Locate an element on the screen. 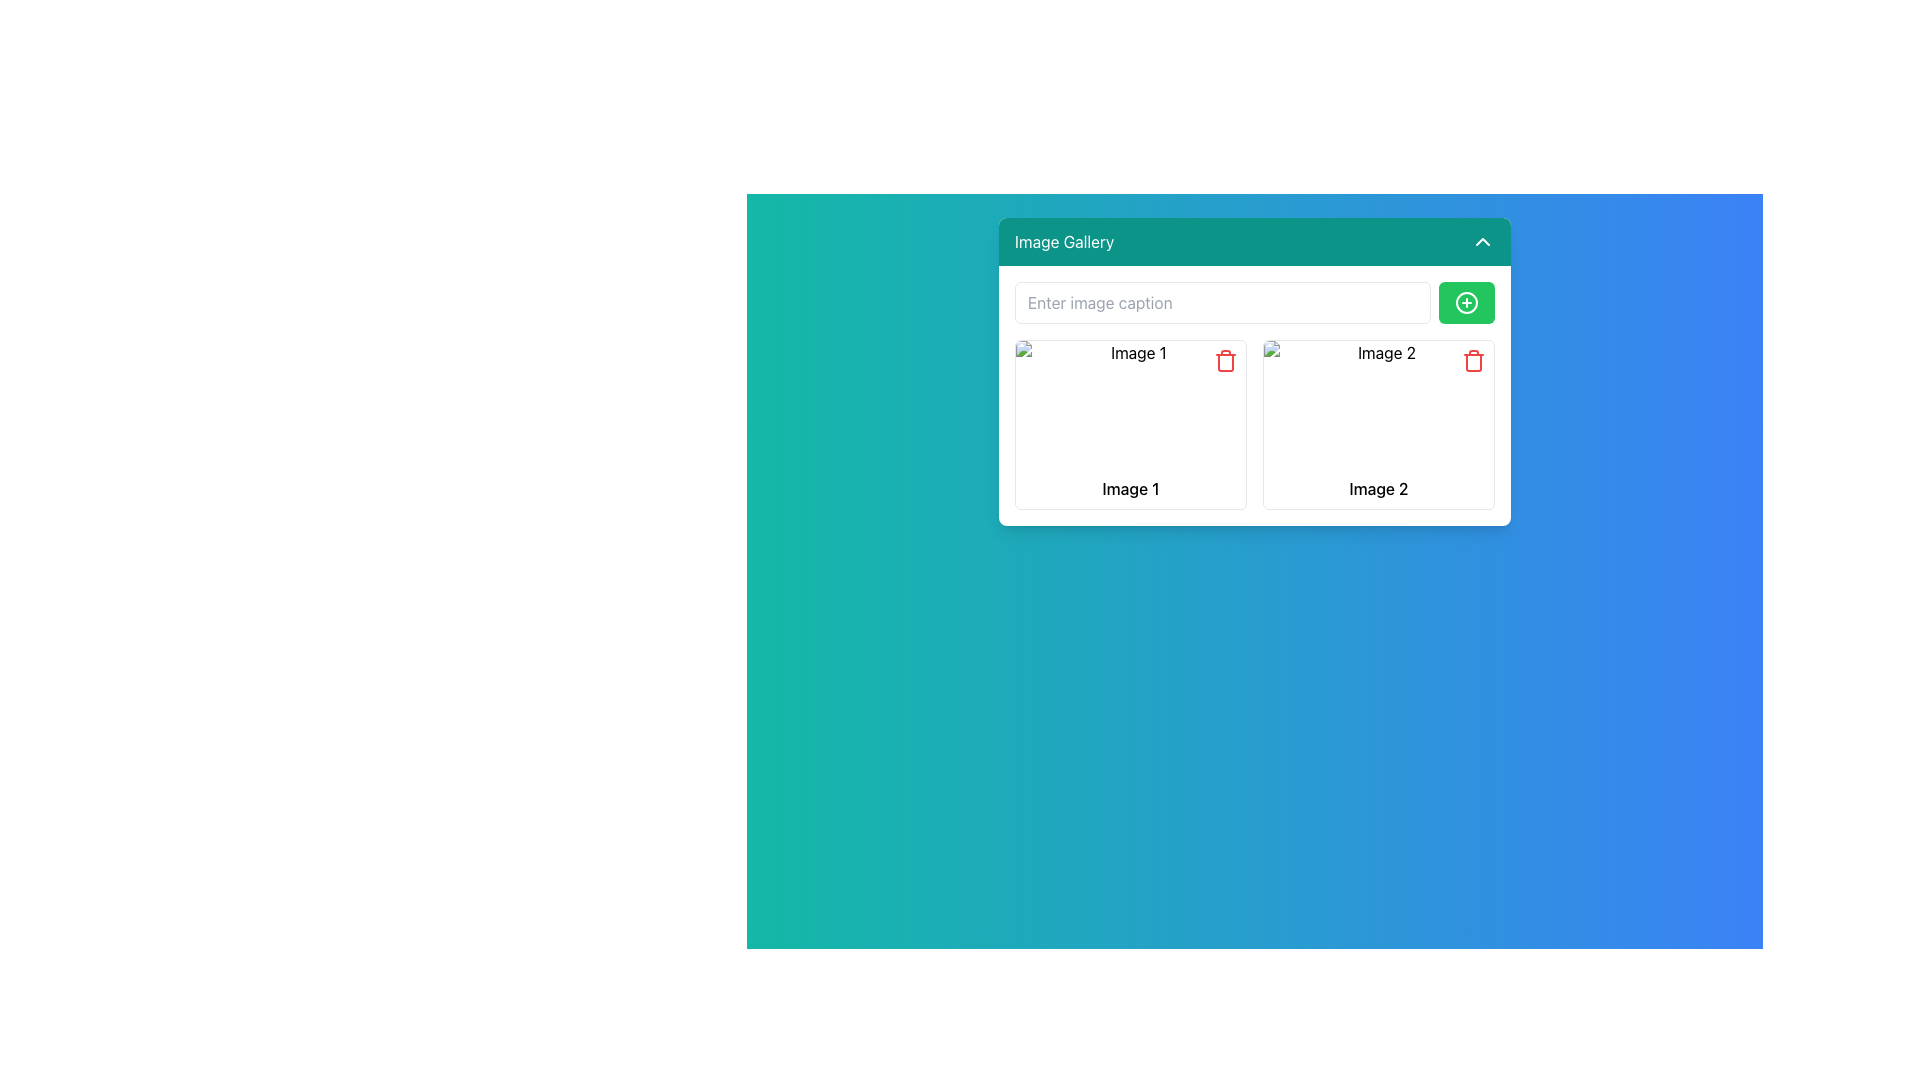 The width and height of the screenshot is (1920, 1080). the image placeholder marked as 'Image 2', which is located in the second column of the image gallery layout is located at coordinates (1377, 405).